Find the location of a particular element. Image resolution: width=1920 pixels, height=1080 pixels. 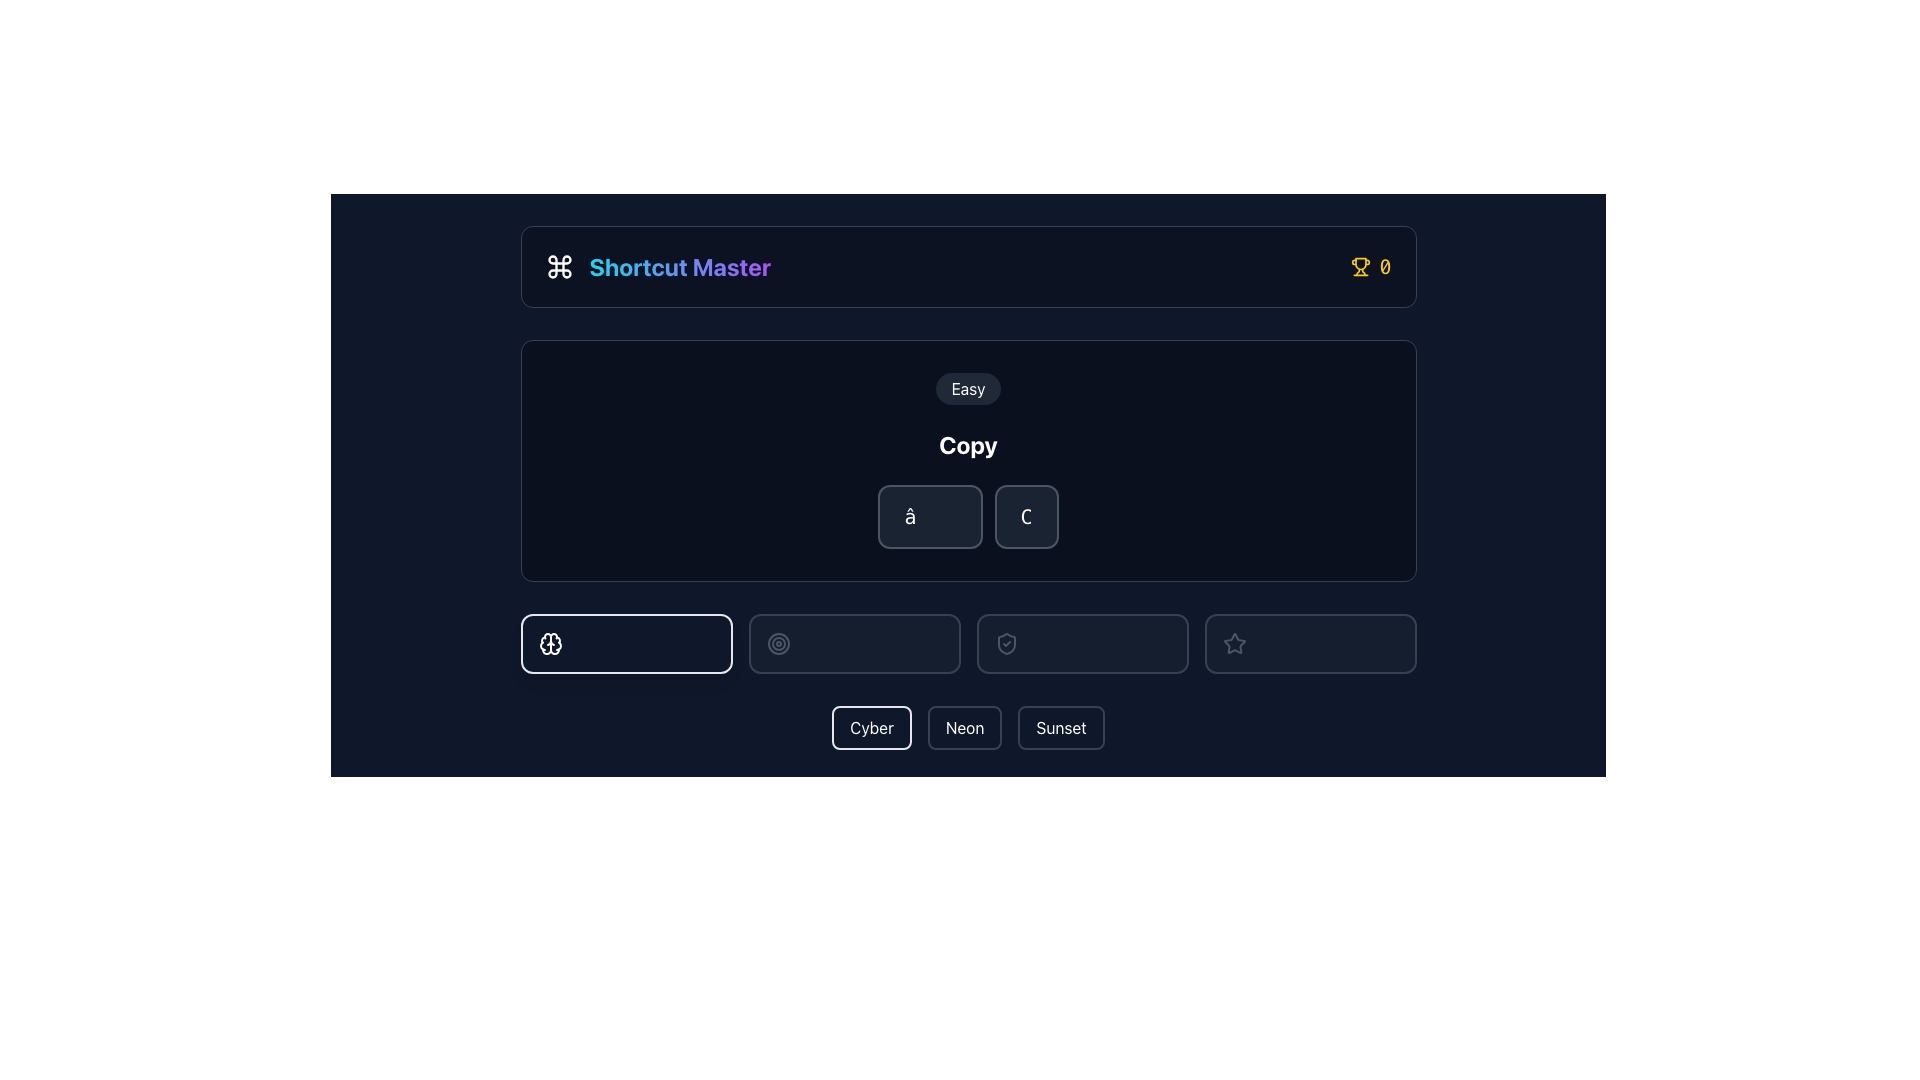

the centrally aligned label or tag indicating difficulty level, positioned above the 'Copy' text is located at coordinates (968, 389).